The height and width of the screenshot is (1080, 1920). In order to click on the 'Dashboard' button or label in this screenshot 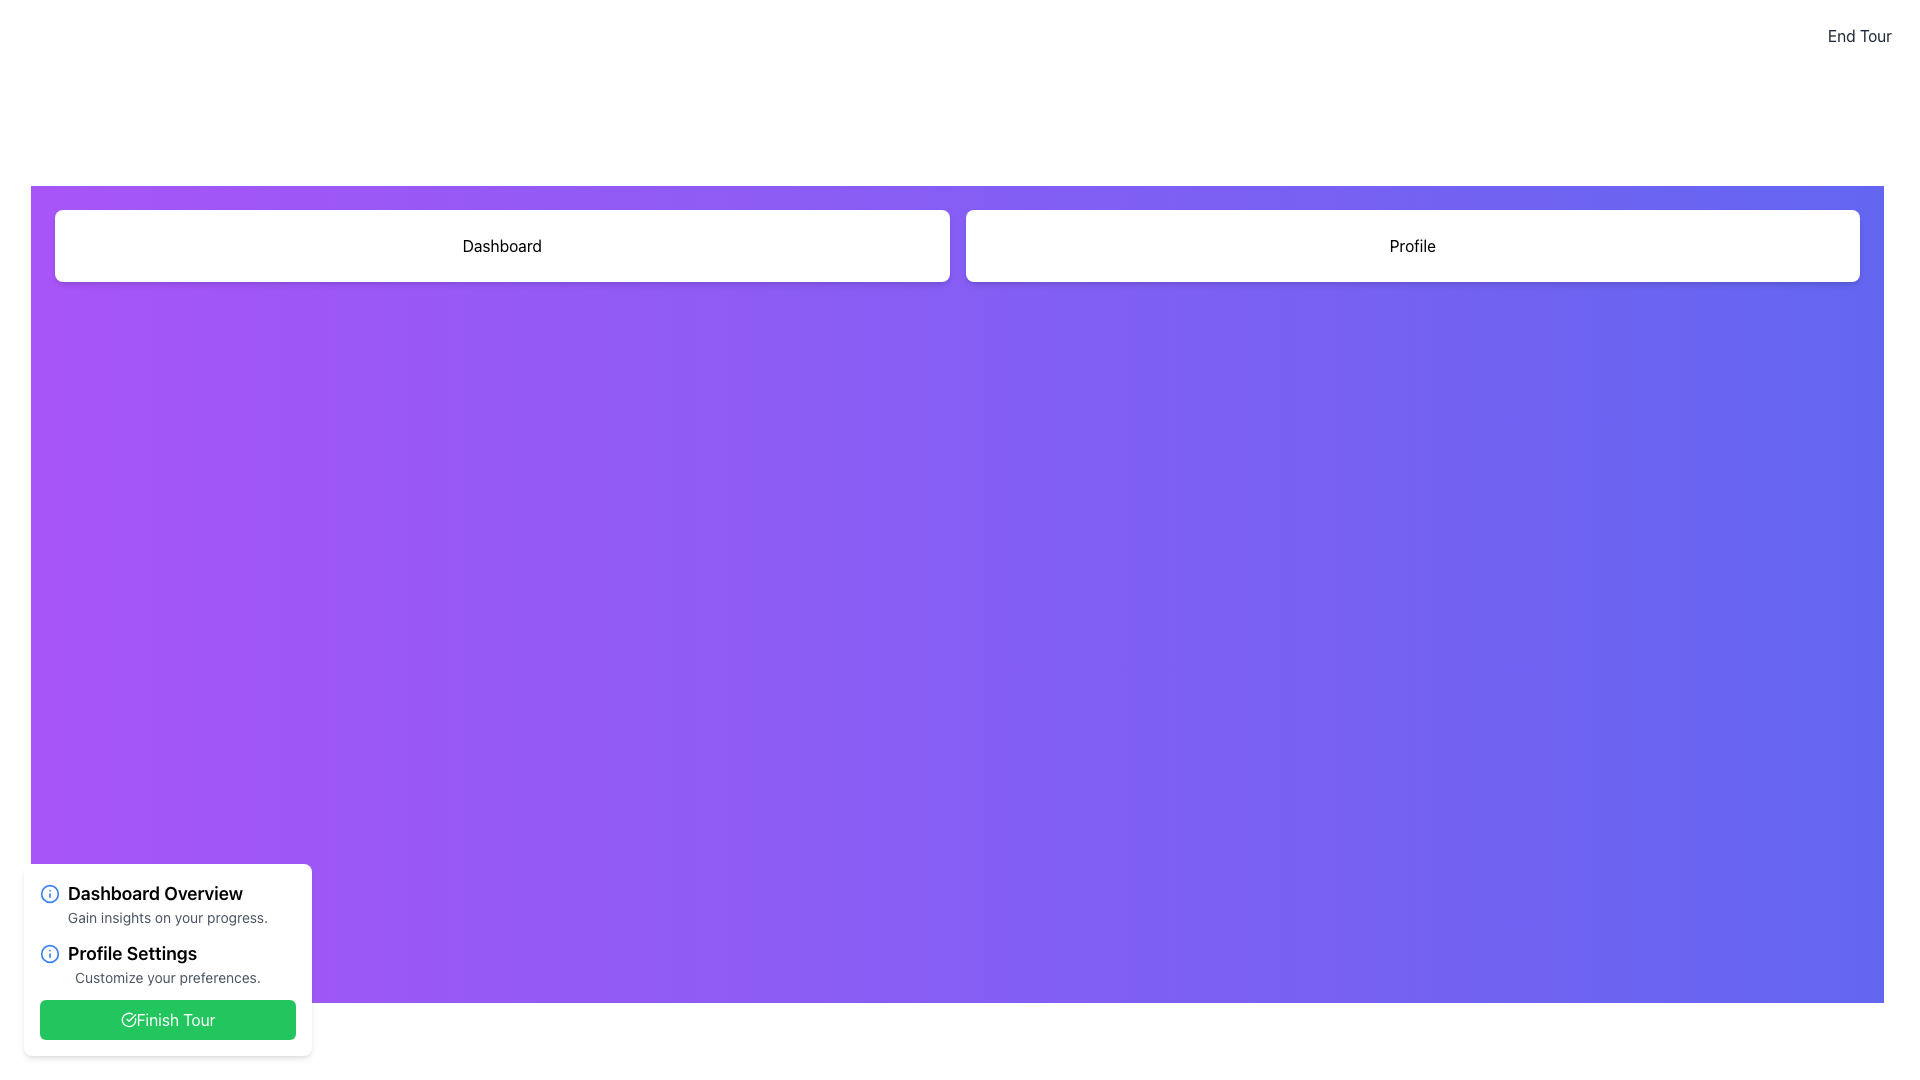, I will do `click(502, 245)`.